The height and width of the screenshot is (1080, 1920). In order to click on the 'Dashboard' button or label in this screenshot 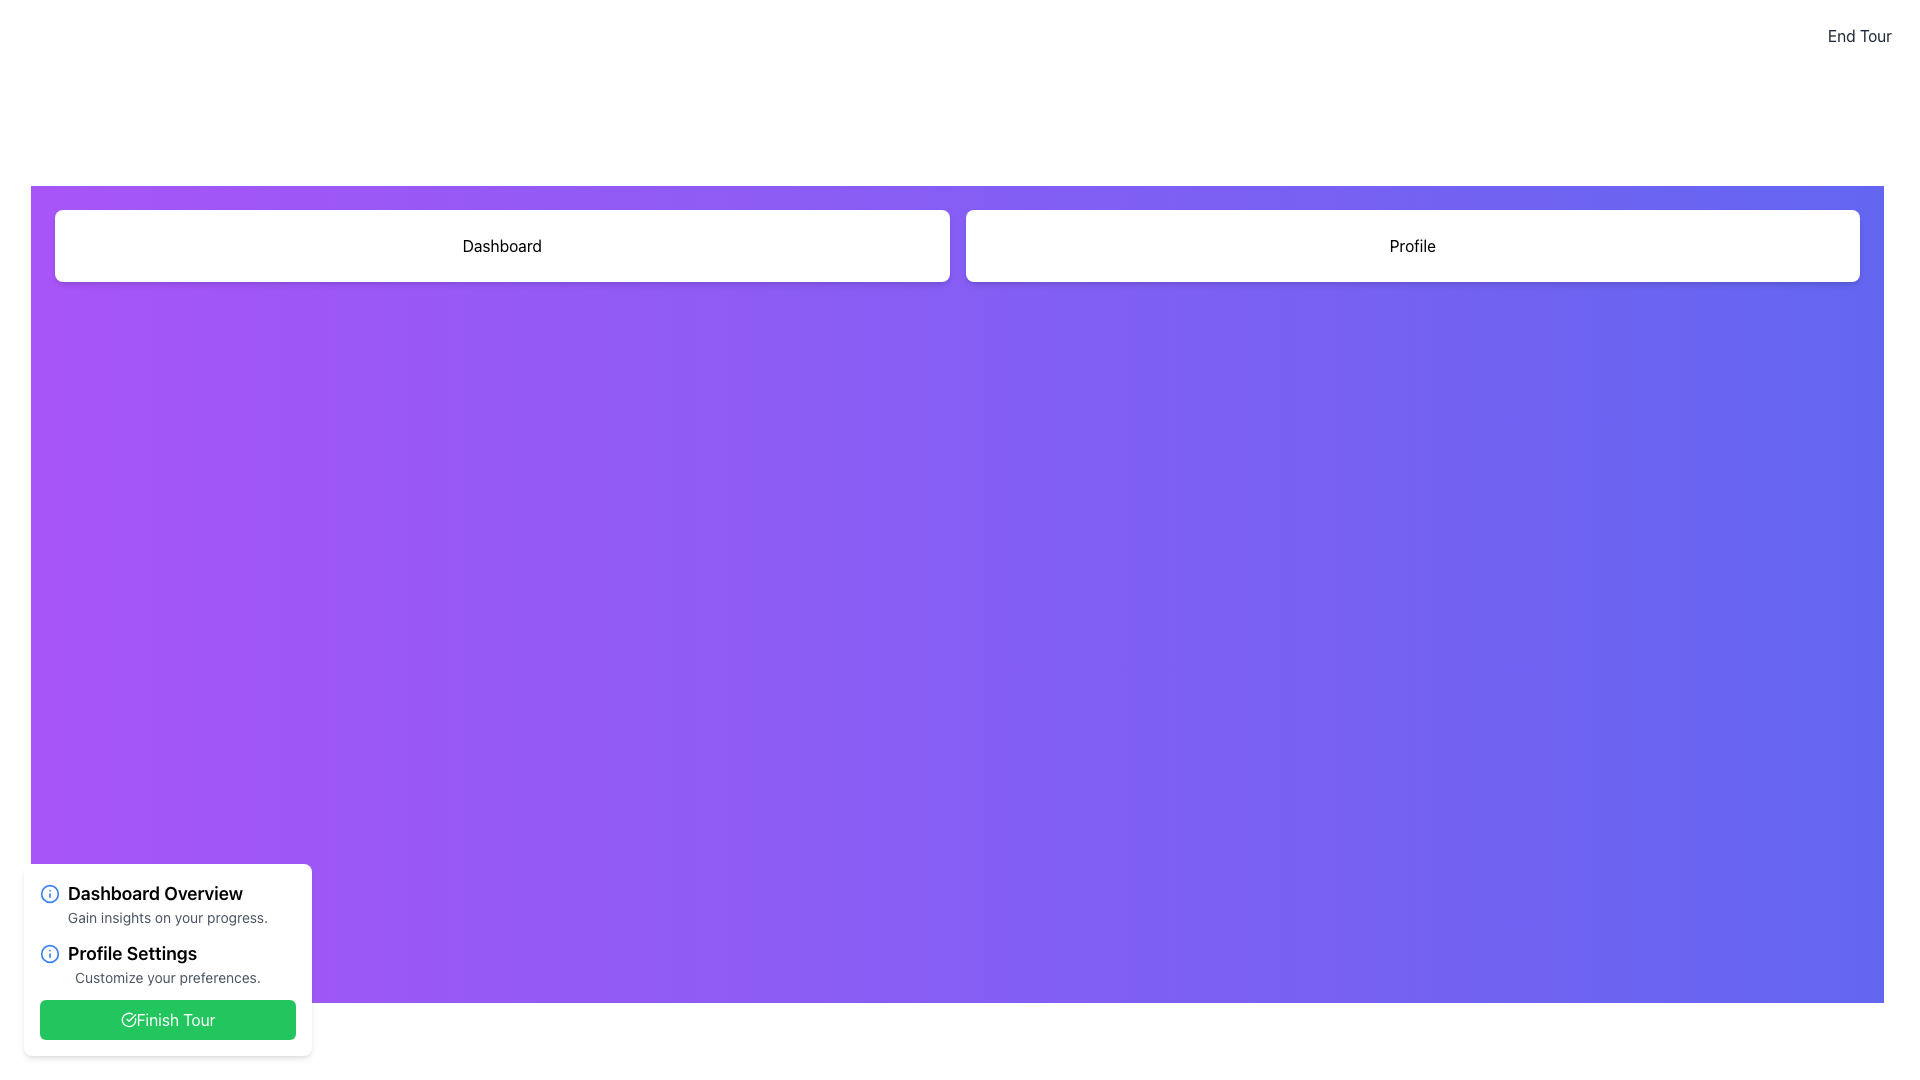, I will do `click(502, 245)`.